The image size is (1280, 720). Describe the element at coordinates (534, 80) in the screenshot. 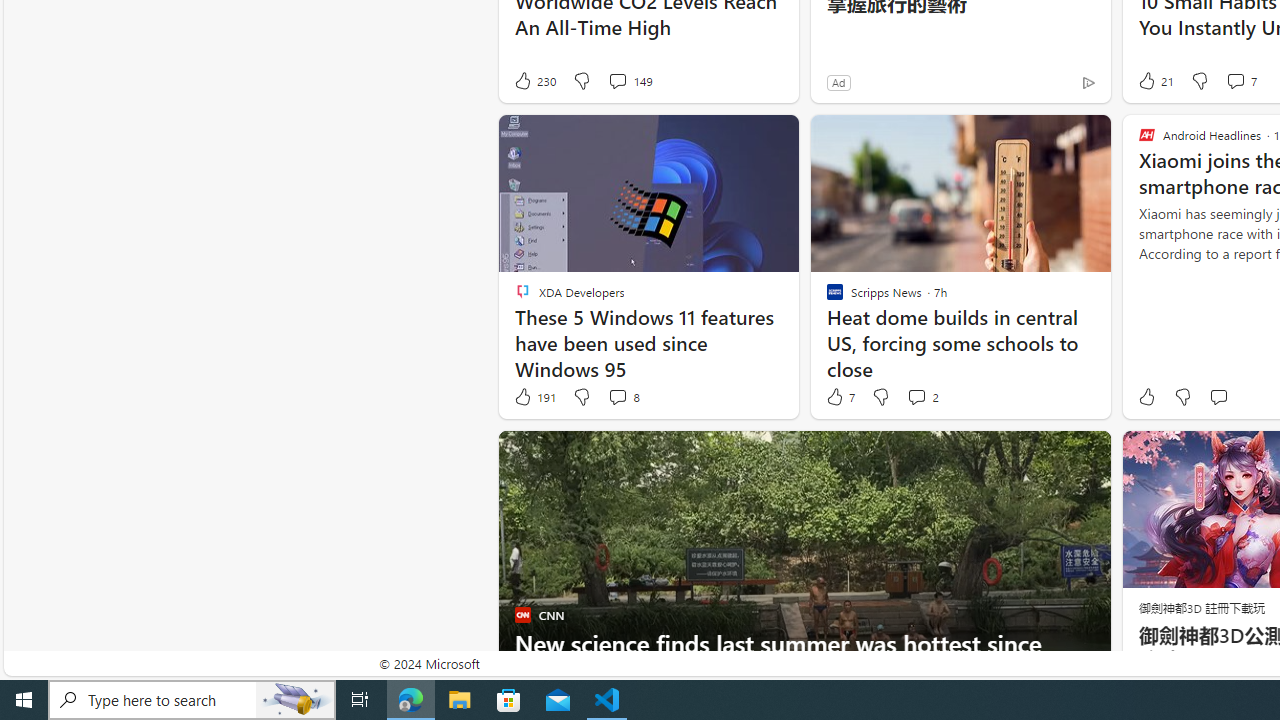

I see `'230 Like'` at that location.